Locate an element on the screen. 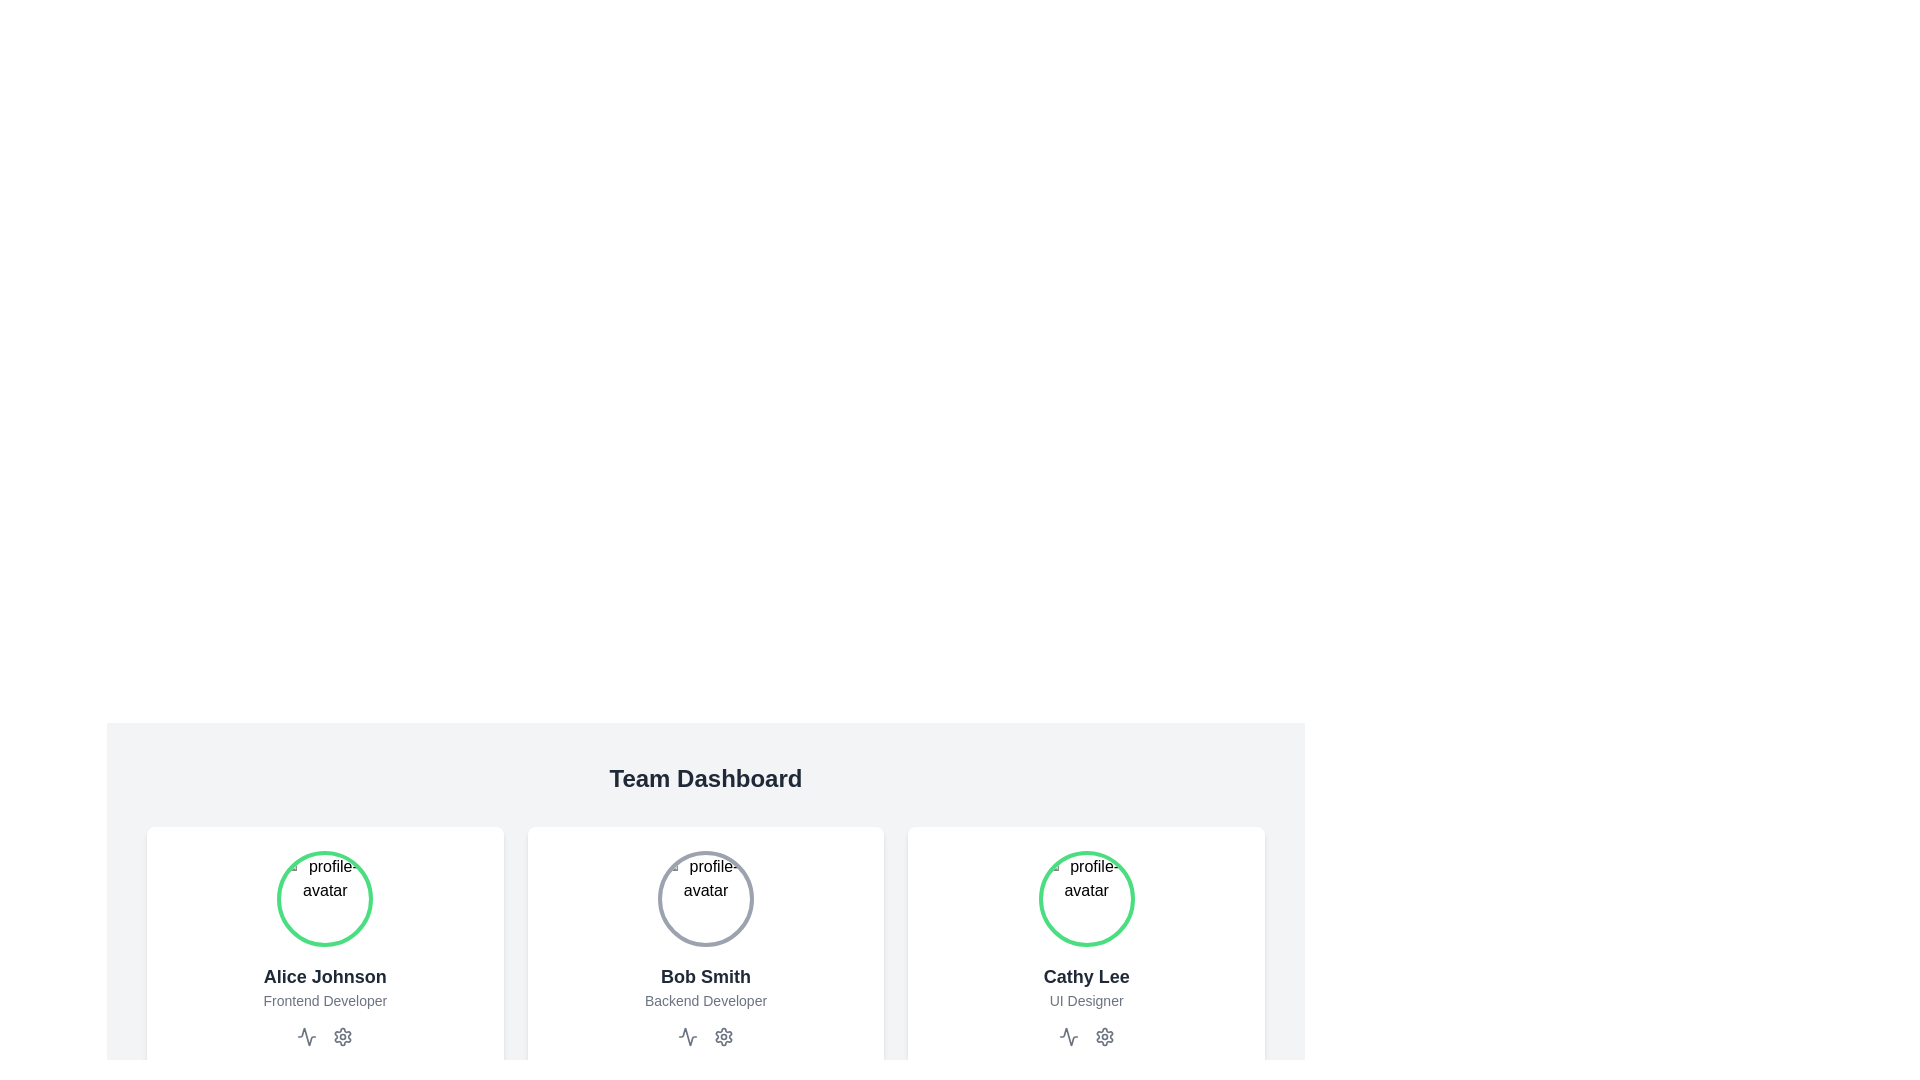  the static text label displaying 'Bob Smith', which is styled with a large, bold, dark gray font and positioned above the text 'Backend Developer' in a centered layout is located at coordinates (705, 975).